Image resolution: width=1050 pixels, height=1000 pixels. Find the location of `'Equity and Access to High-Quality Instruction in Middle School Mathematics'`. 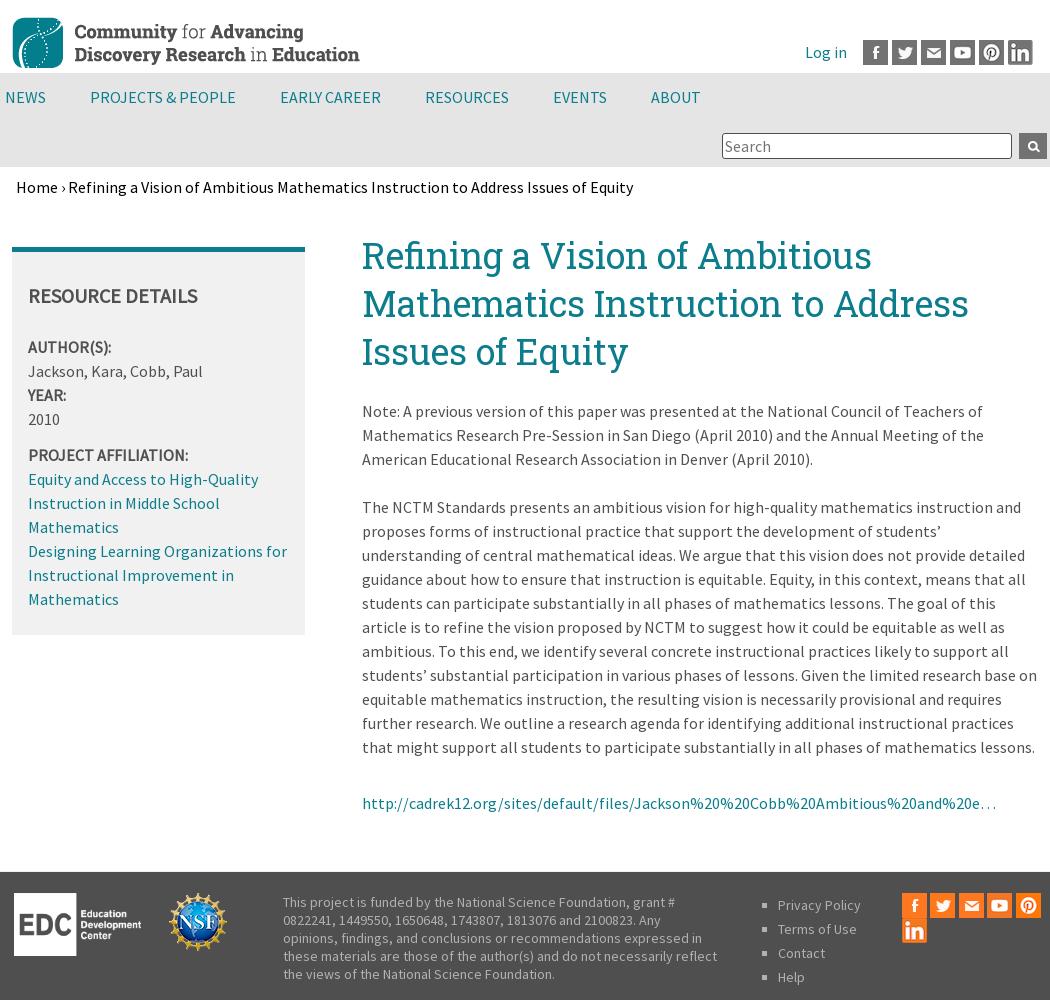

'Equity and Access to High-Quality Instruction in Middle School Mathematics' is located at coordinates (142, 502).